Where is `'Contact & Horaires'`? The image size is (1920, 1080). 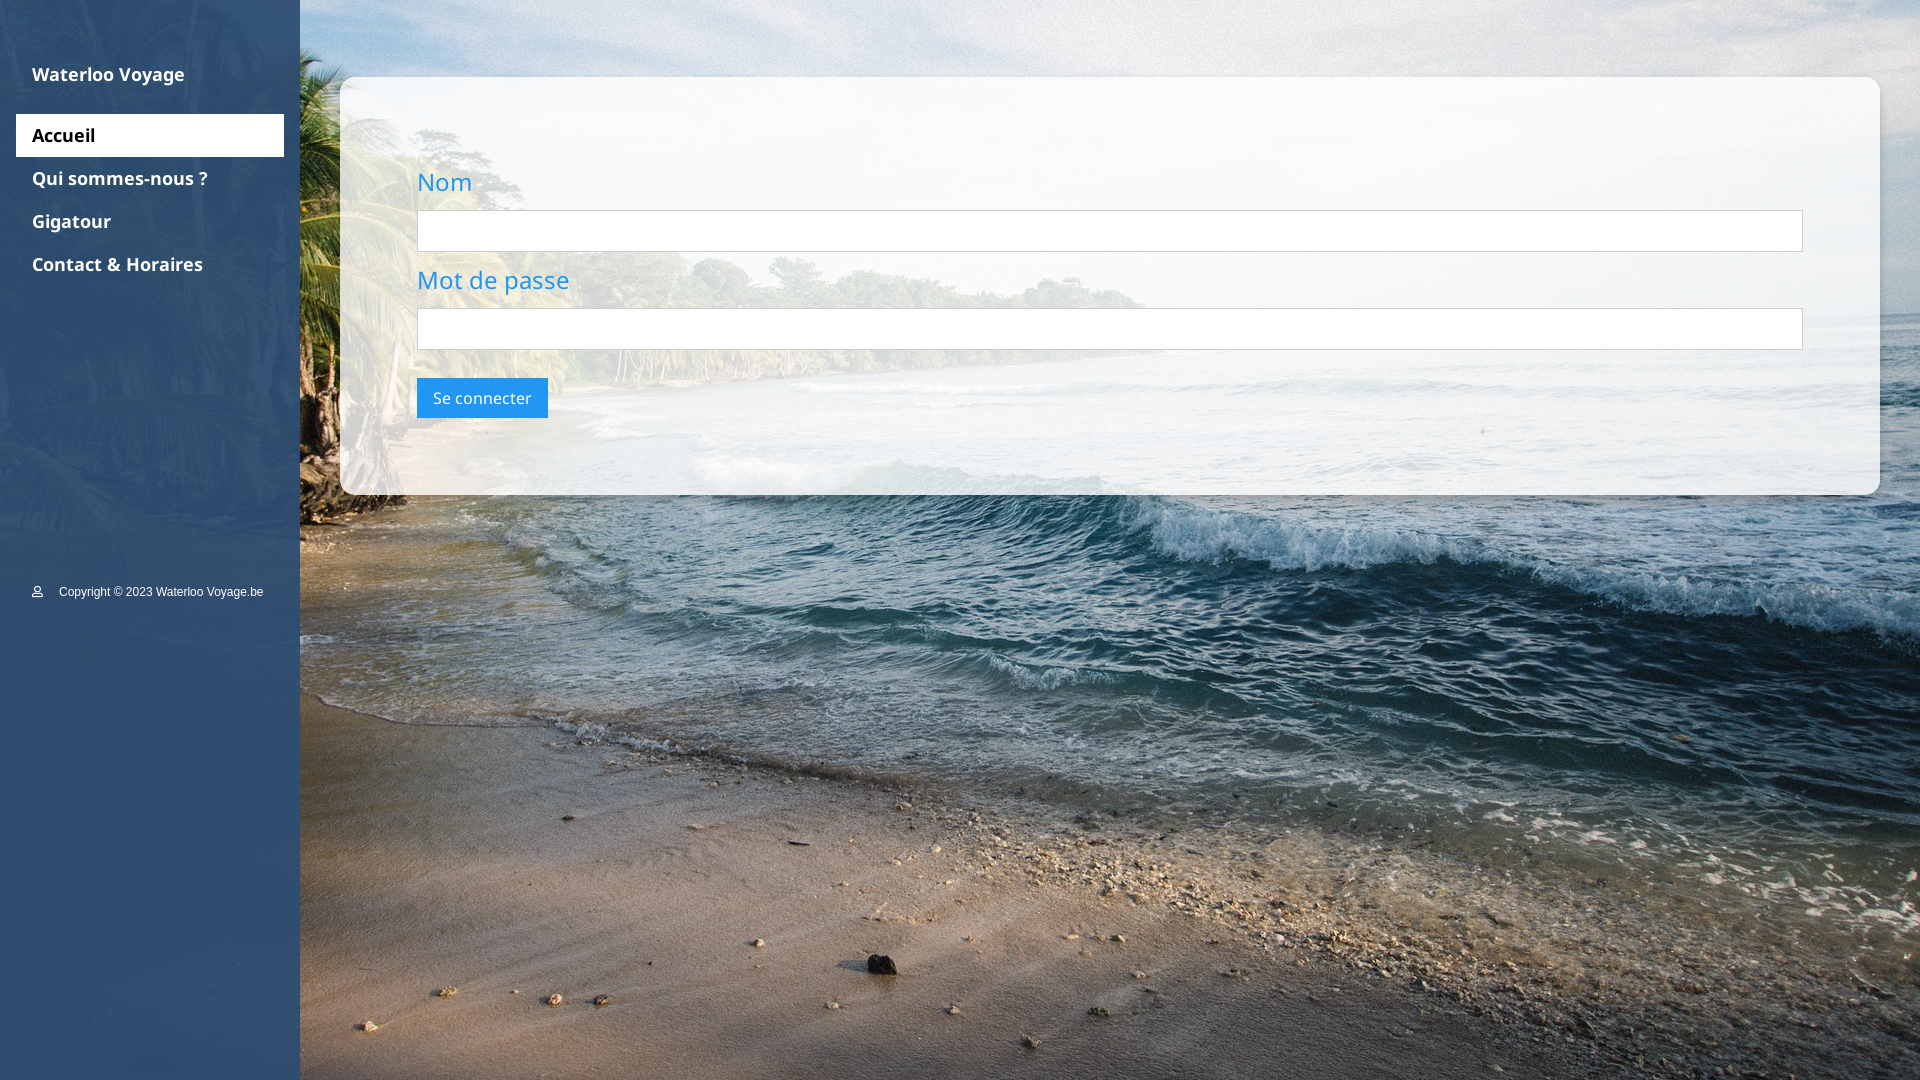 'Contact & Horaires' is located at coordinates (15, 263).